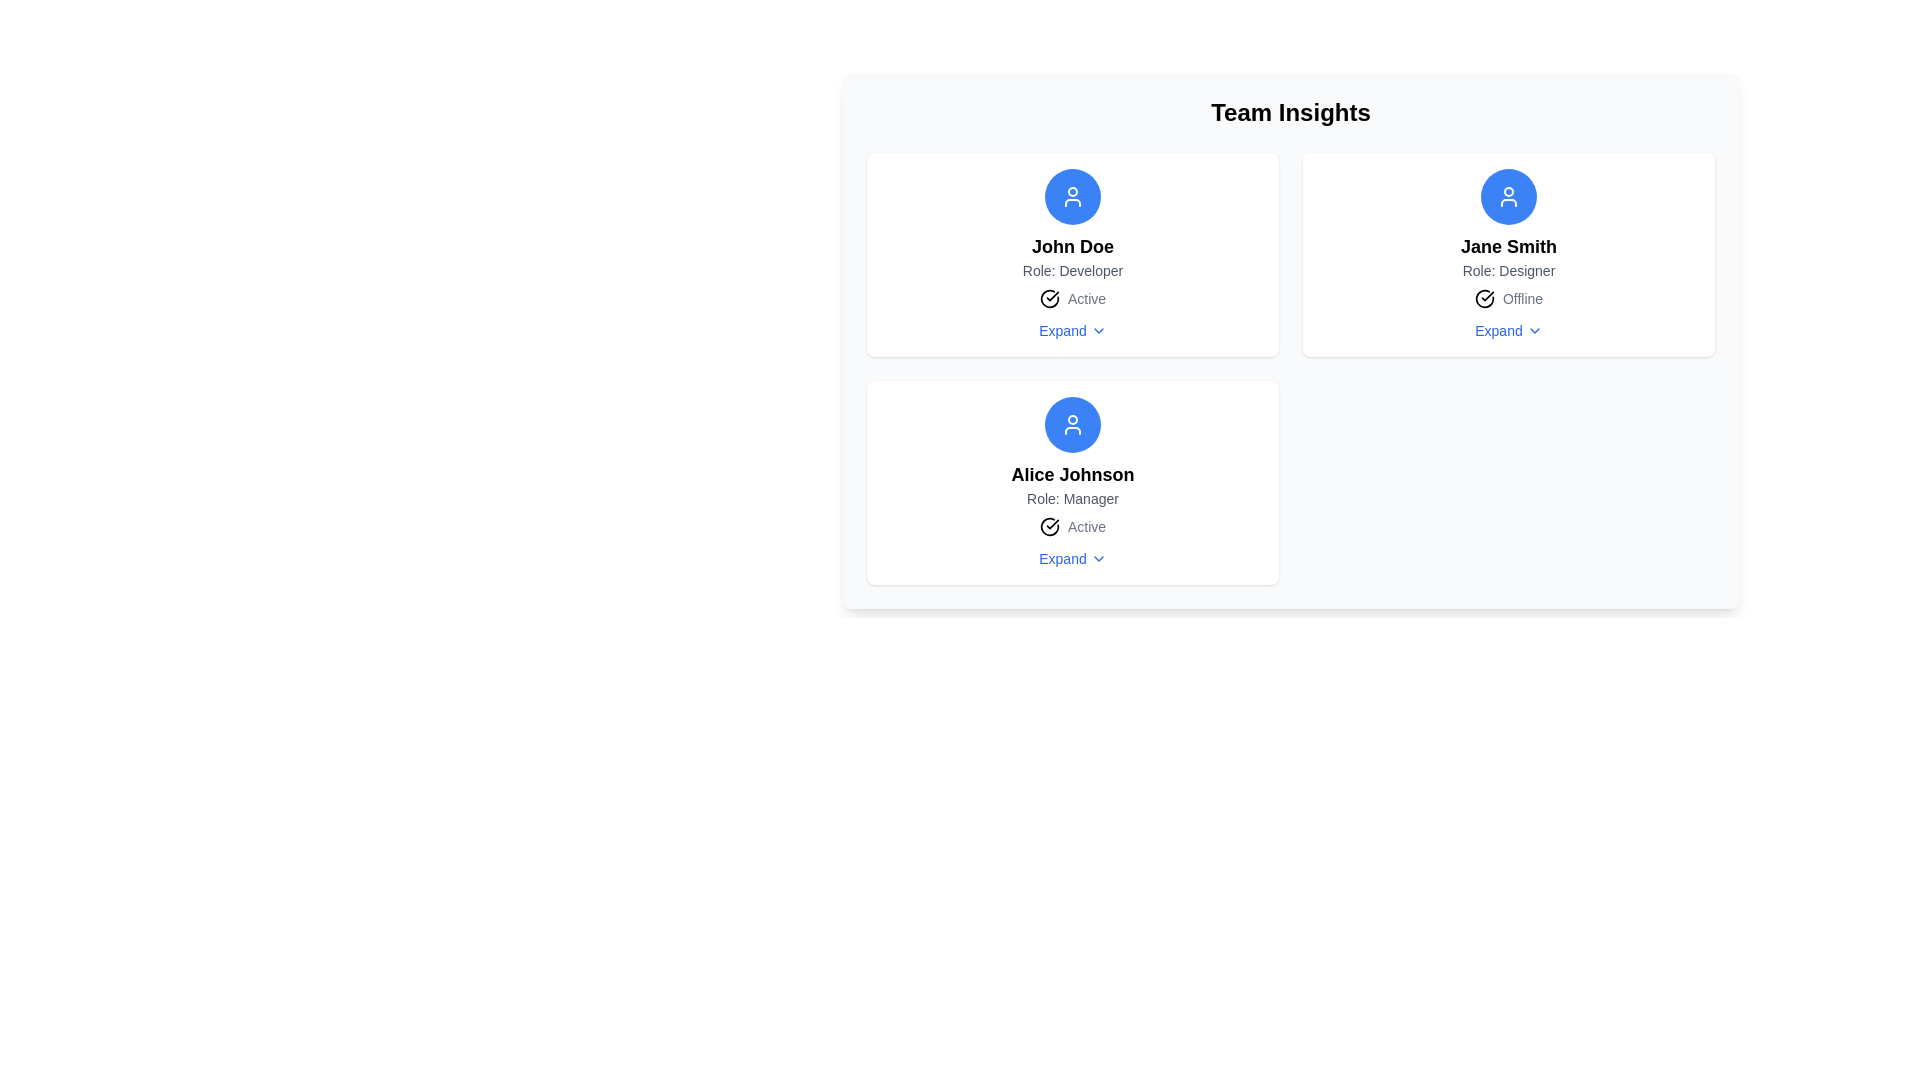  What do you see at coordinates (1533, 330) in the screenshot?
I see `the small downward-facing chevron icon next to the word 'Expand' in the card for 'Jane Smith'` at bounding box center [1533, 330].